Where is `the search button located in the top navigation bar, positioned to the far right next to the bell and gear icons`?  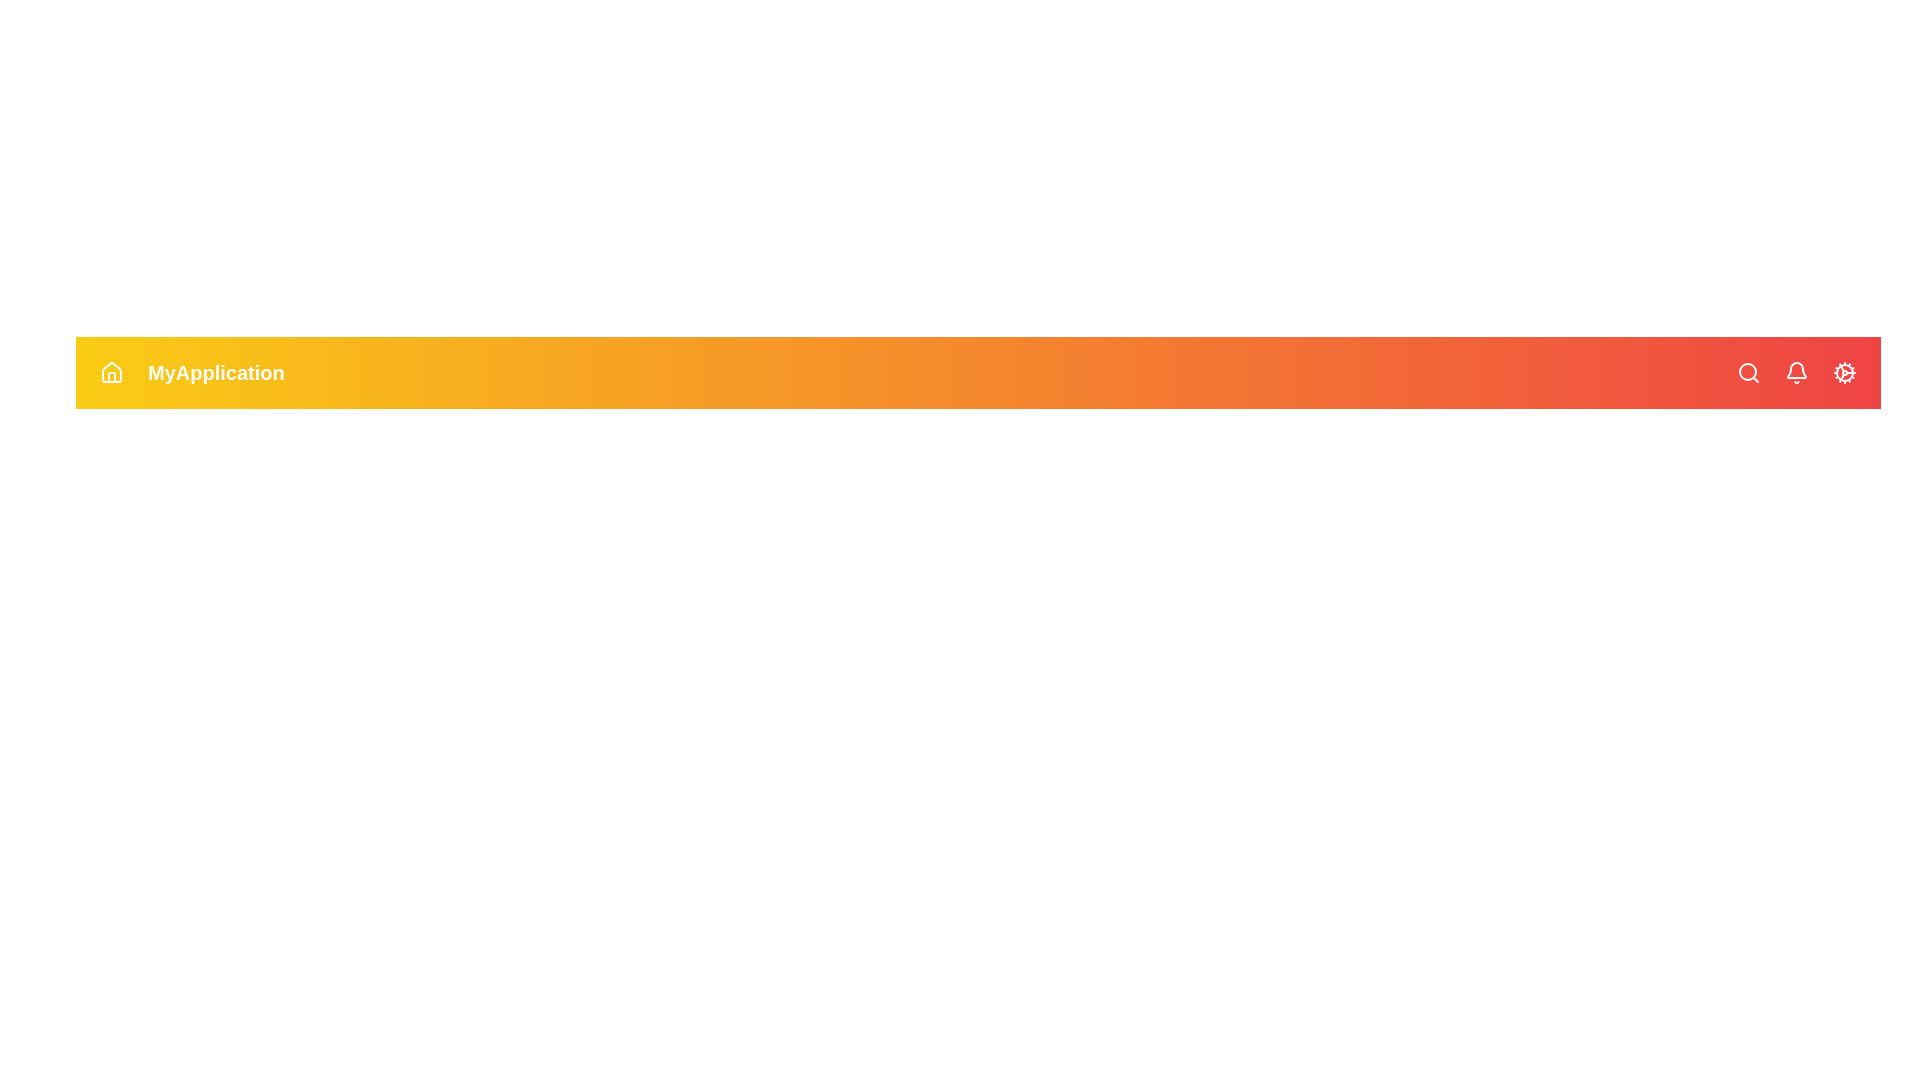 the search button located in the top navigation bar, positioned to the far right next to the bell and gear icons is located at coordinates (1747, 373).